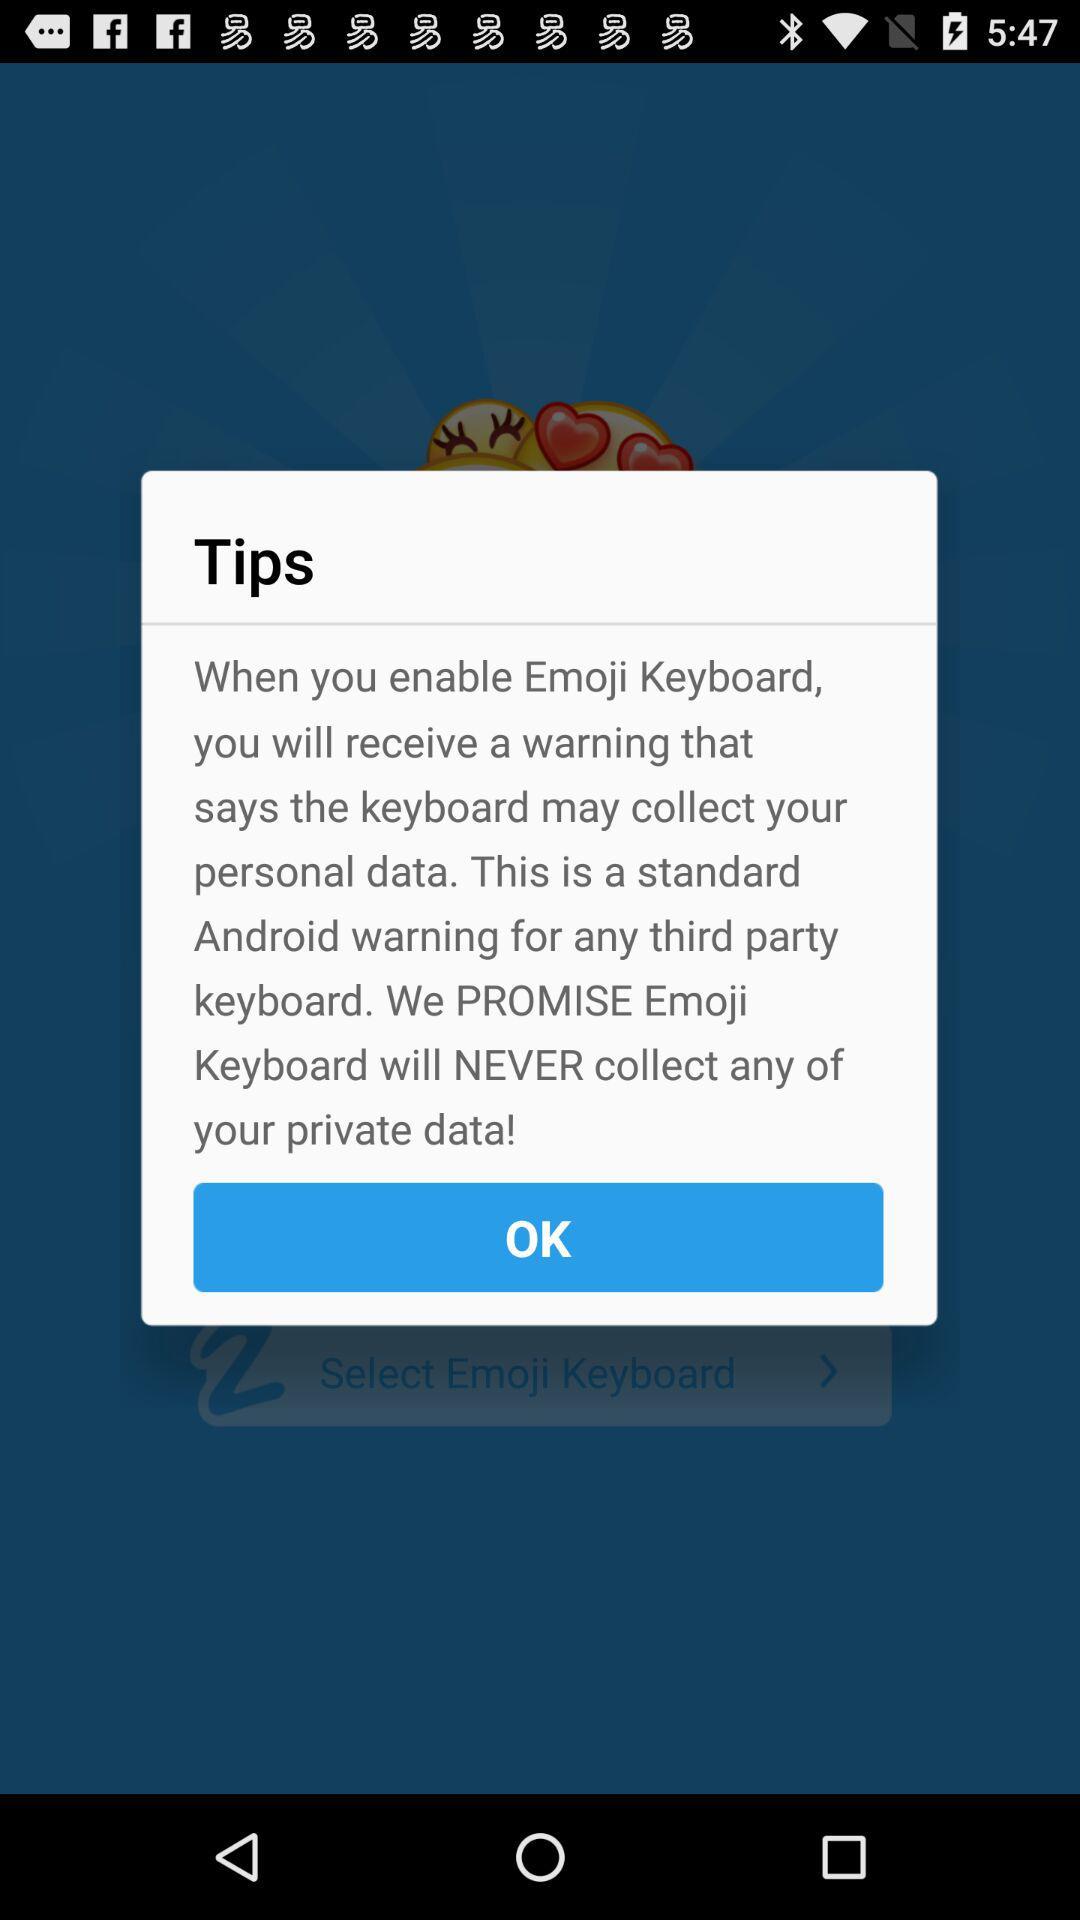 The image size is (1080, 1920). What do you see at coordinates (537, 1236) in the screenshot?
I see `the icon below the when you enable` at bounding box center [537, 1236].